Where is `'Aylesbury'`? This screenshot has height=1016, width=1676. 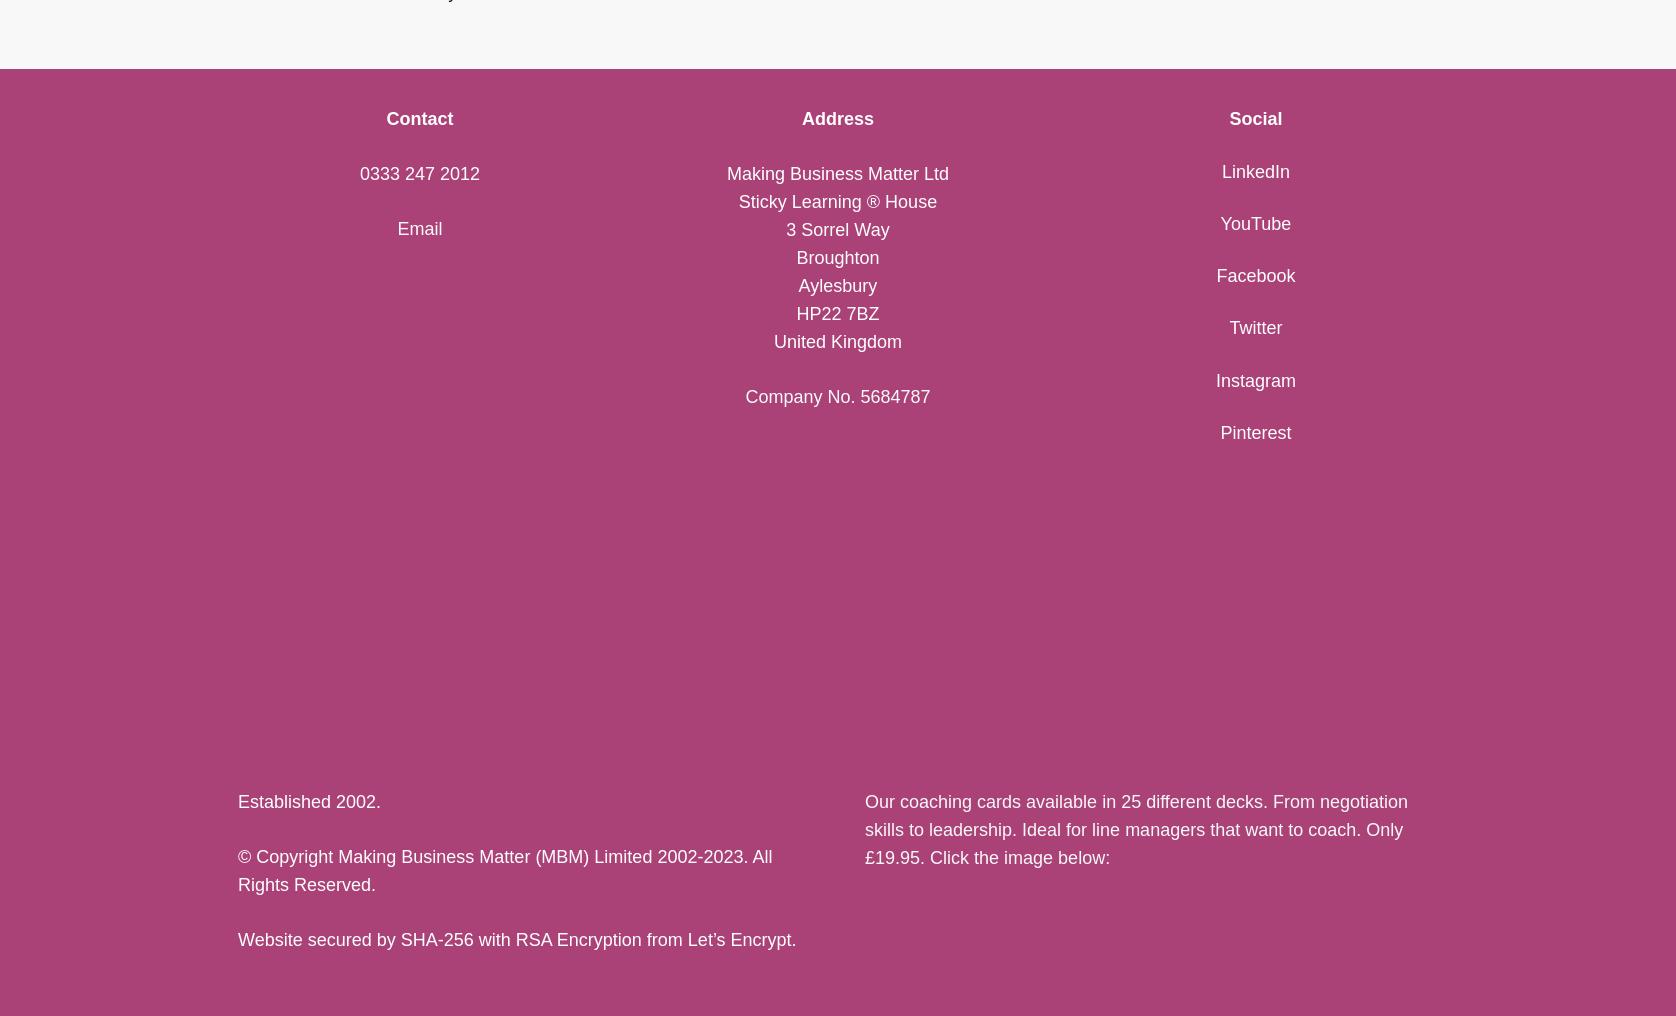
'Aylesbury' is located at coordinates (836, 283).